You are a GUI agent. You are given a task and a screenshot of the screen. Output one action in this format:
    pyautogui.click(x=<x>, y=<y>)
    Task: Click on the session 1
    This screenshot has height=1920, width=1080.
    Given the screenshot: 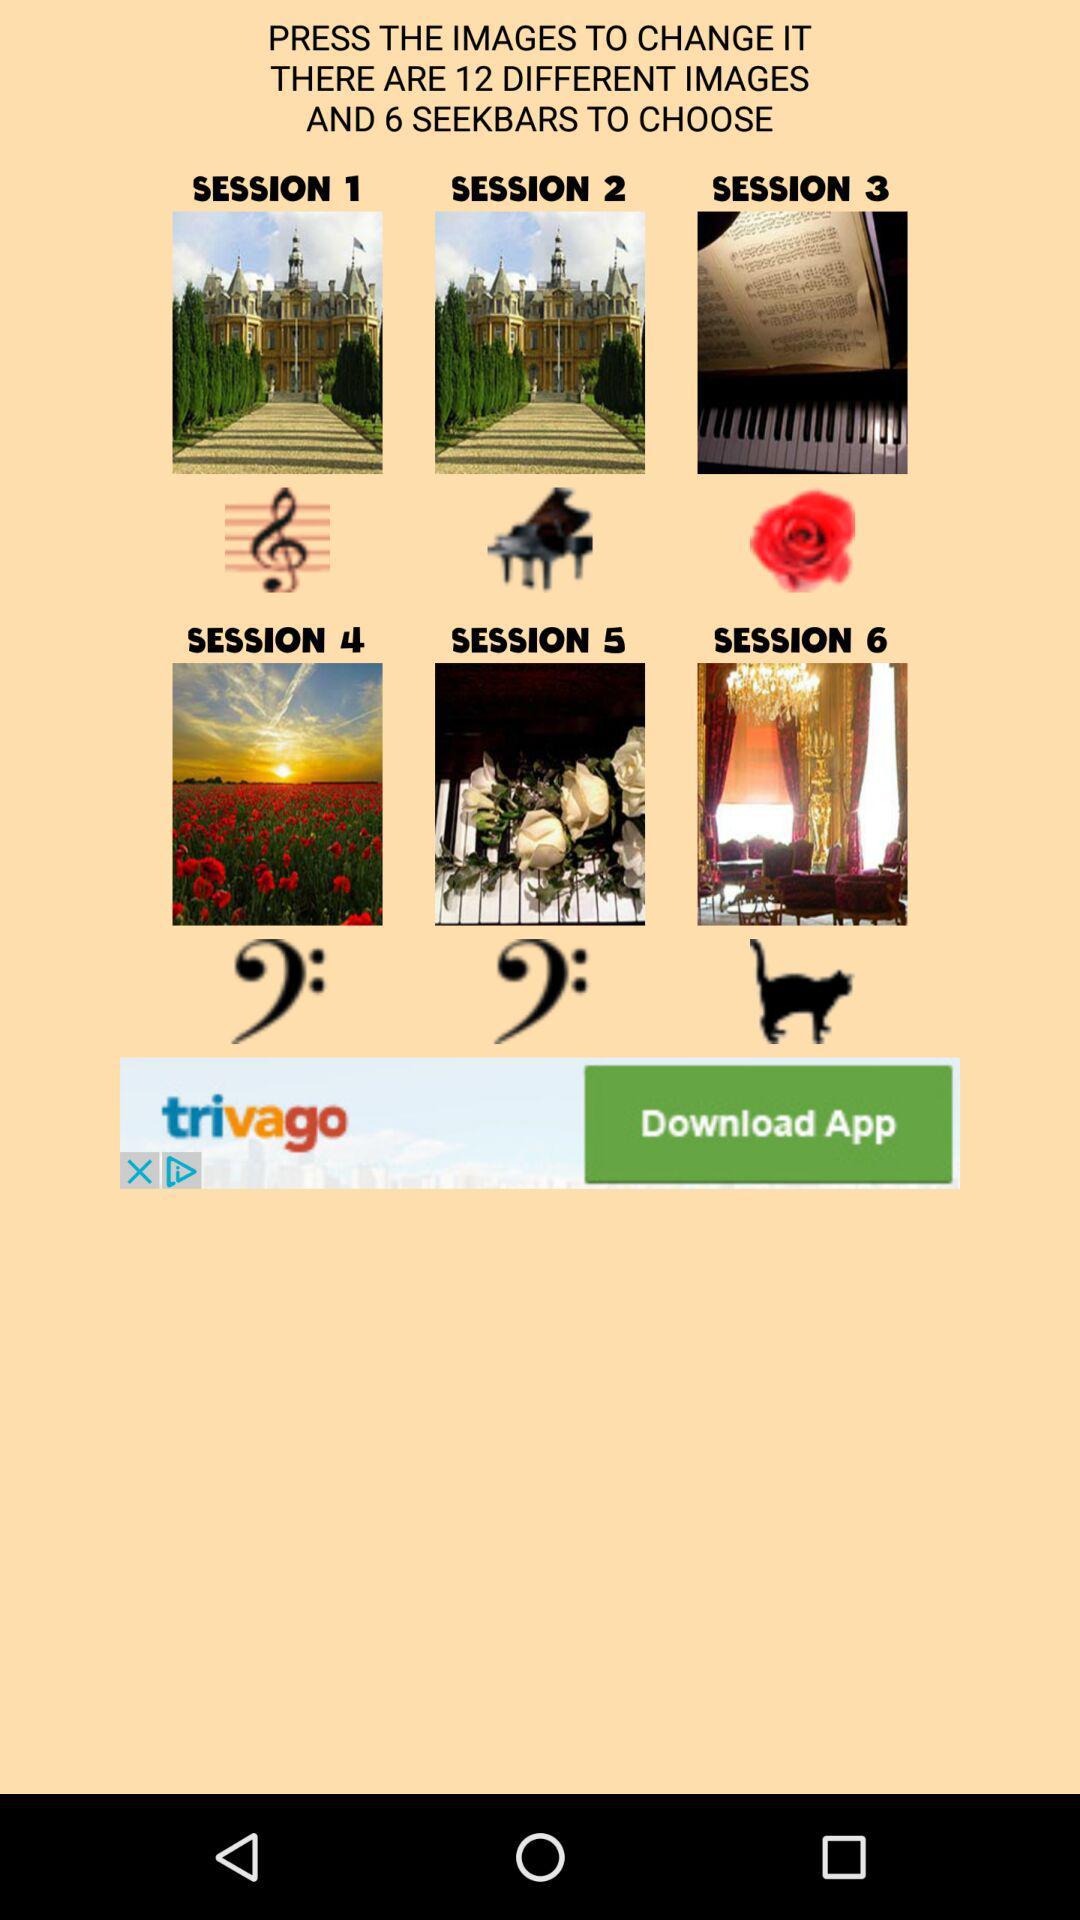 What is the action you would take?
    pyautogui.click(x=277, y=342)
    